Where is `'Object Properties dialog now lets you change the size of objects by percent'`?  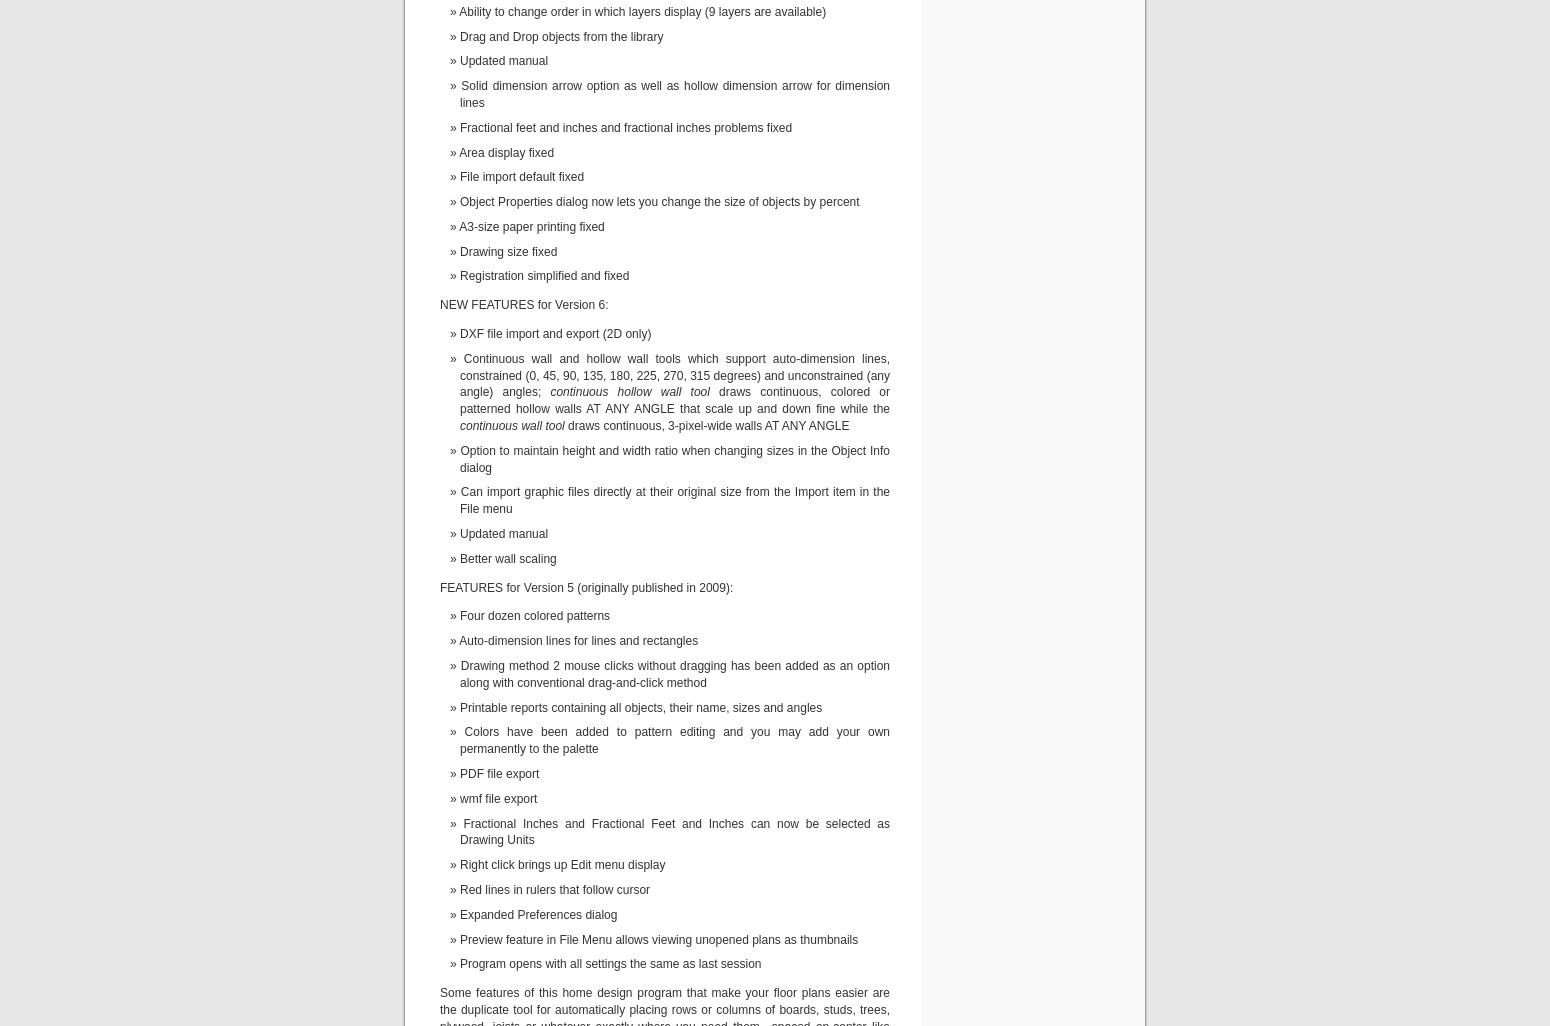 'Object Properties dialog now lets you change the size of objects by percent' is located at coordinates (658, 201).